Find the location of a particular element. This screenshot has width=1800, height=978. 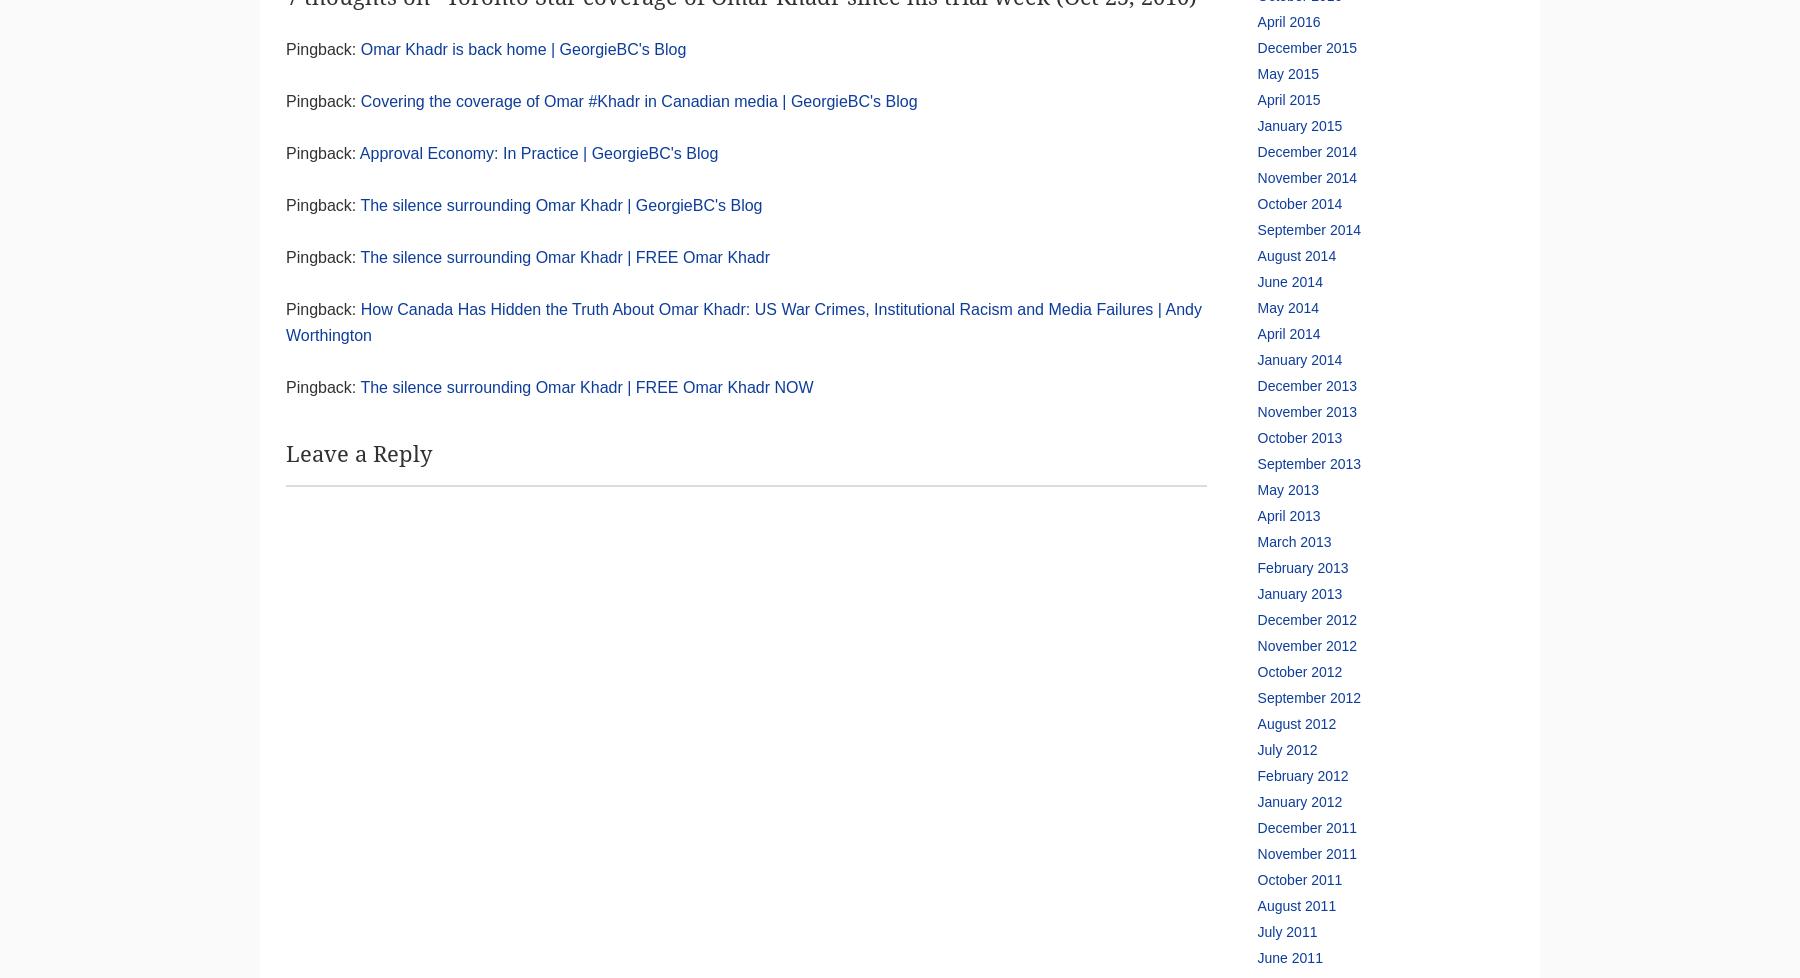

'How Canada Has Hidden the Truth About Omar Khadr: US War Crimes, Institutional Racism and Media Failures | Andy Worthington' is located at coordinates (285, 321).